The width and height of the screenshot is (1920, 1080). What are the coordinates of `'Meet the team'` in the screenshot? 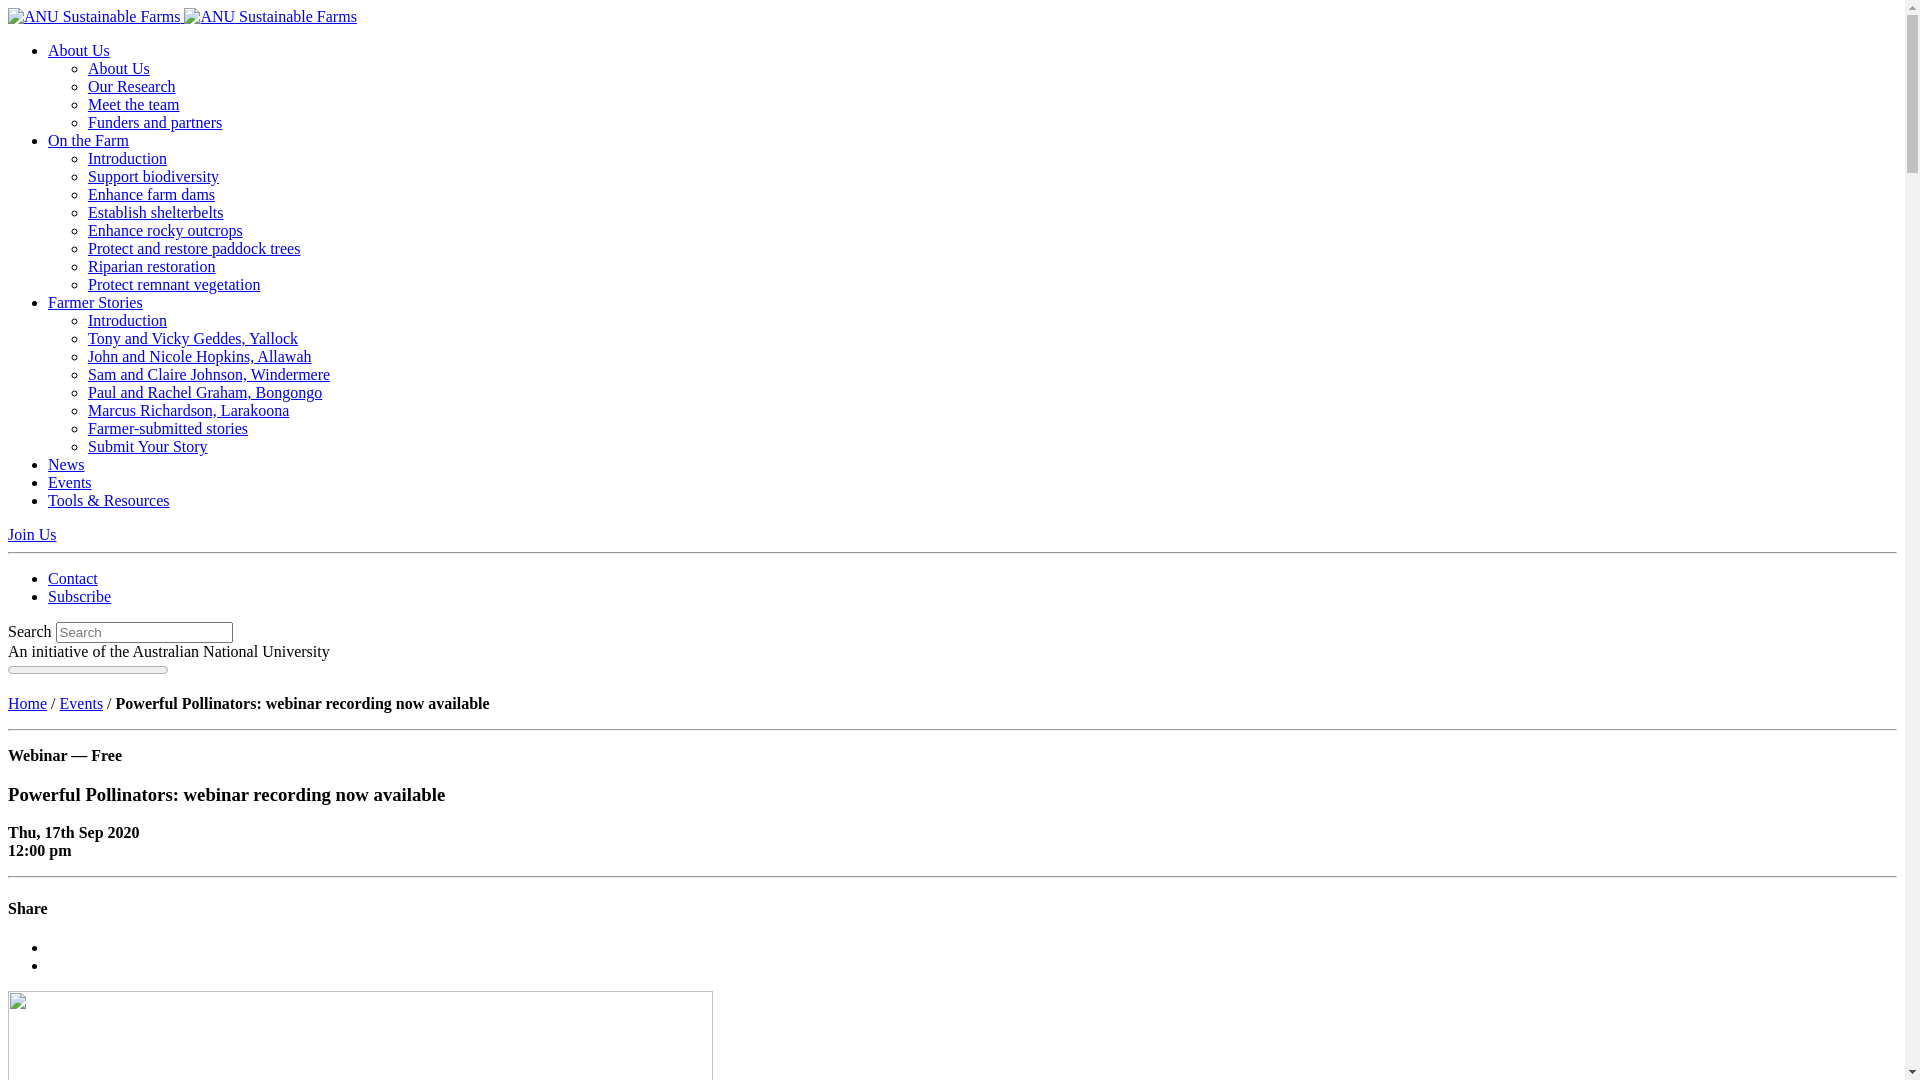 It's located at (133, 104).